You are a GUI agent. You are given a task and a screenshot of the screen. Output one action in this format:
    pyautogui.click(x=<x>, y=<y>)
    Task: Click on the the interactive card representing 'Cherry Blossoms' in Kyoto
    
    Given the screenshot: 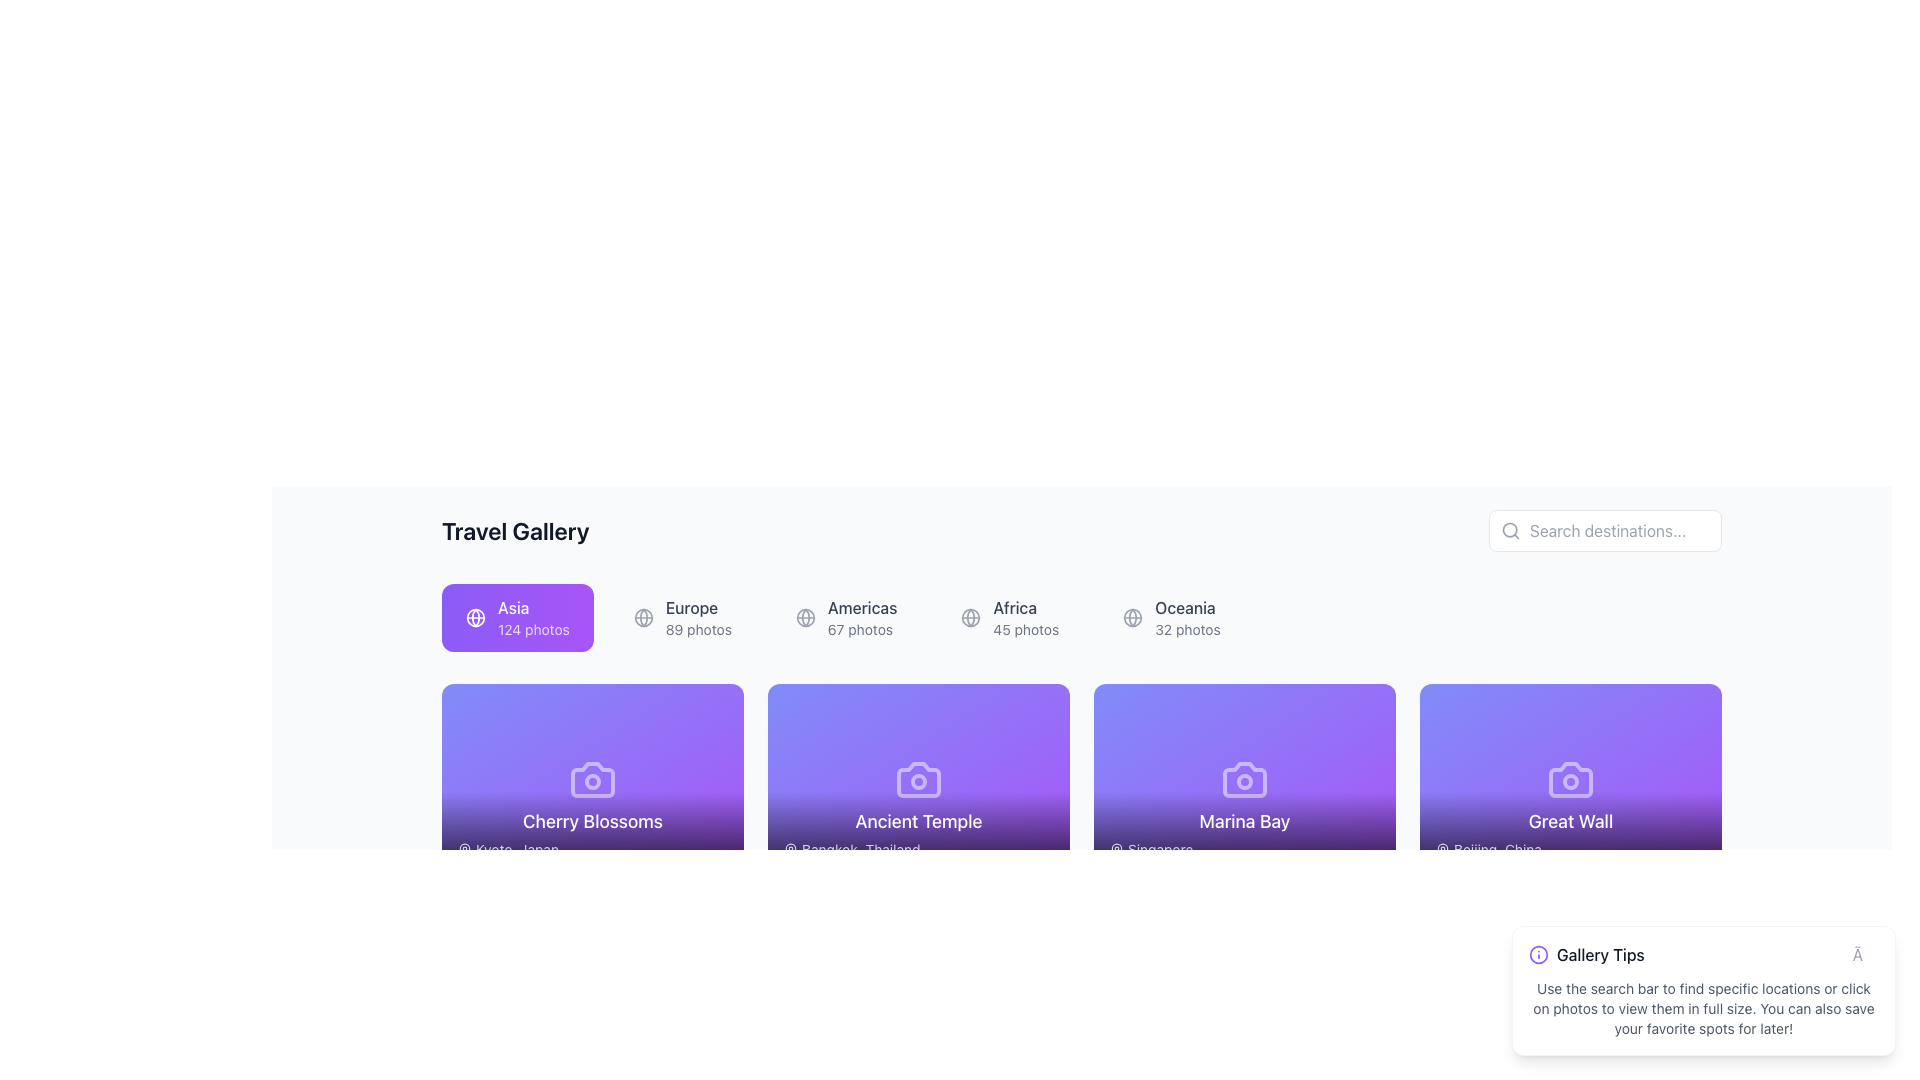 What is the action you would take?
    pyautogui.click(x=592, y=778)
    